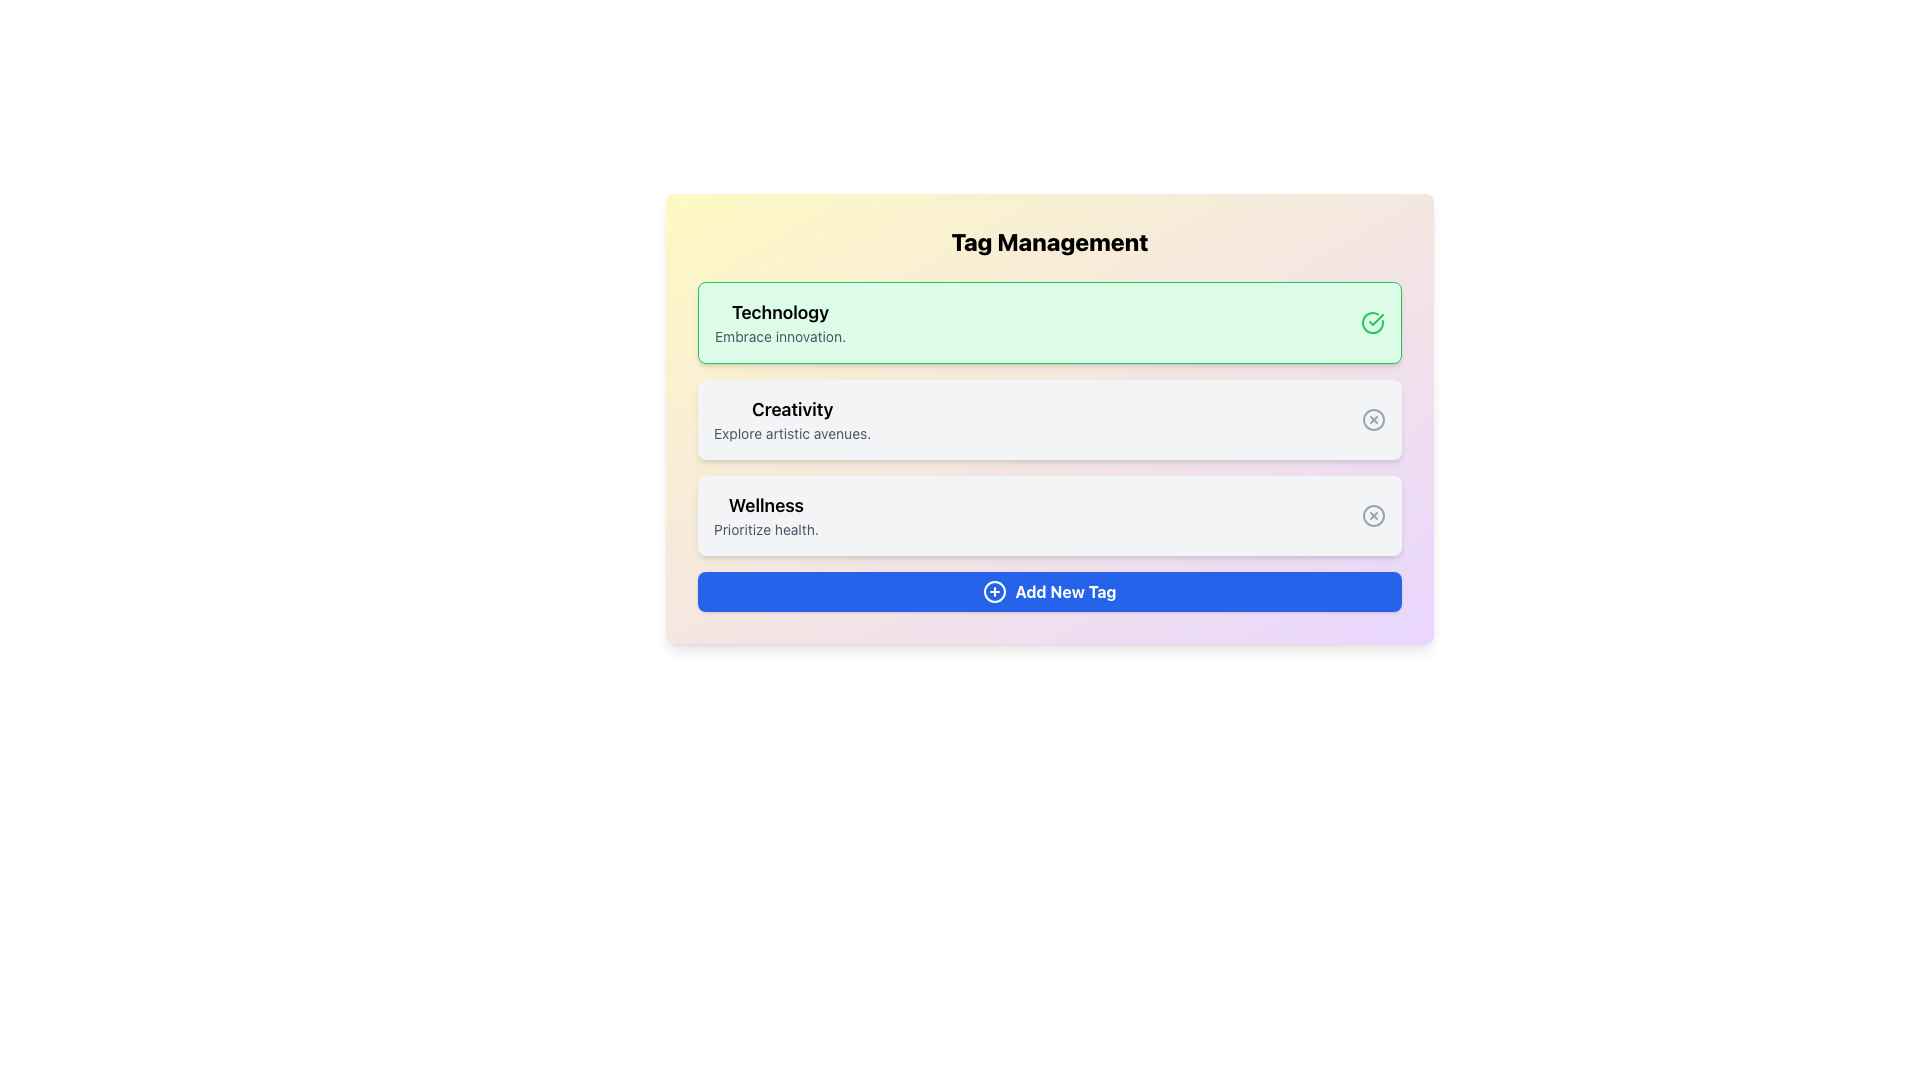  What do you see at coordinates (791, 419) in the screenshot?
I see `the 'Creativity' content block, which is the second entry in a list of cards, featuring a large, bold heading and a smaller description` at bounding box center [791, 419].